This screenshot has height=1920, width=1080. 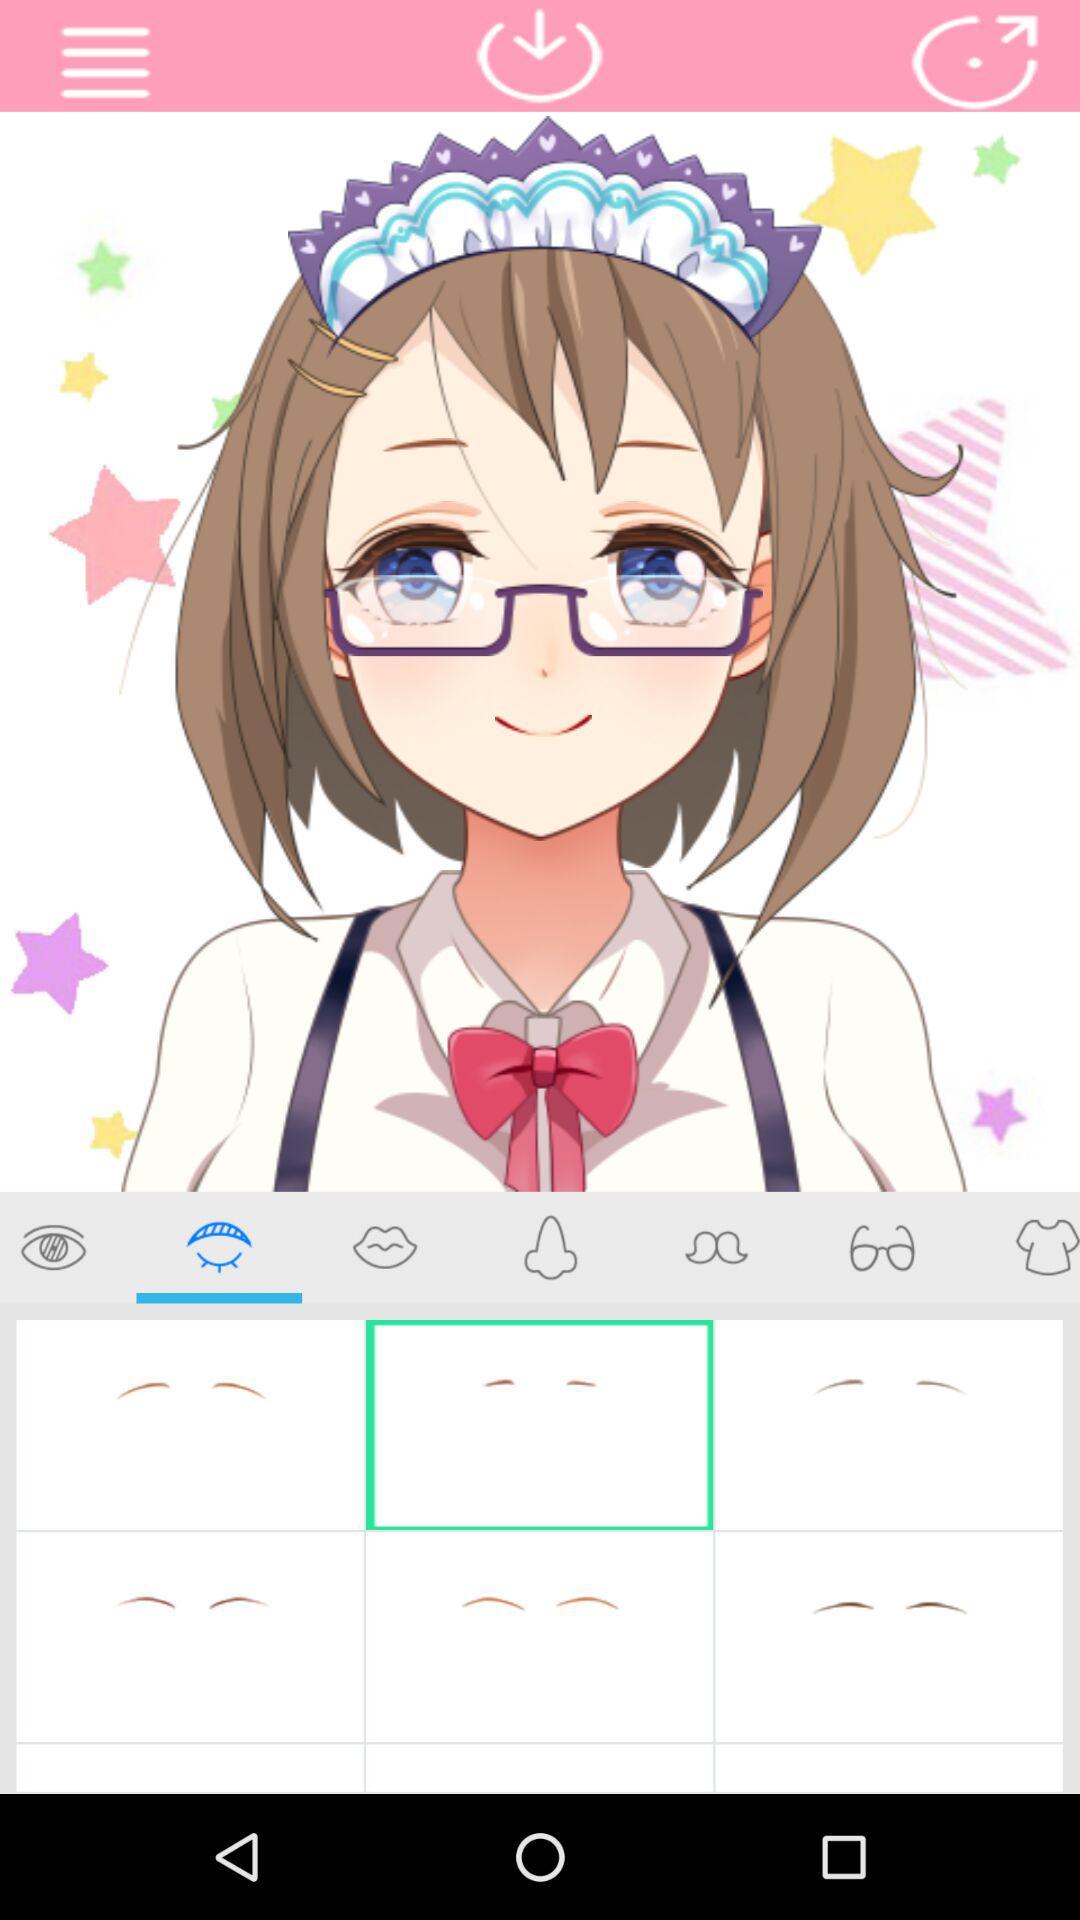 I want to click on the menu icon, so click(x=105, y=67).